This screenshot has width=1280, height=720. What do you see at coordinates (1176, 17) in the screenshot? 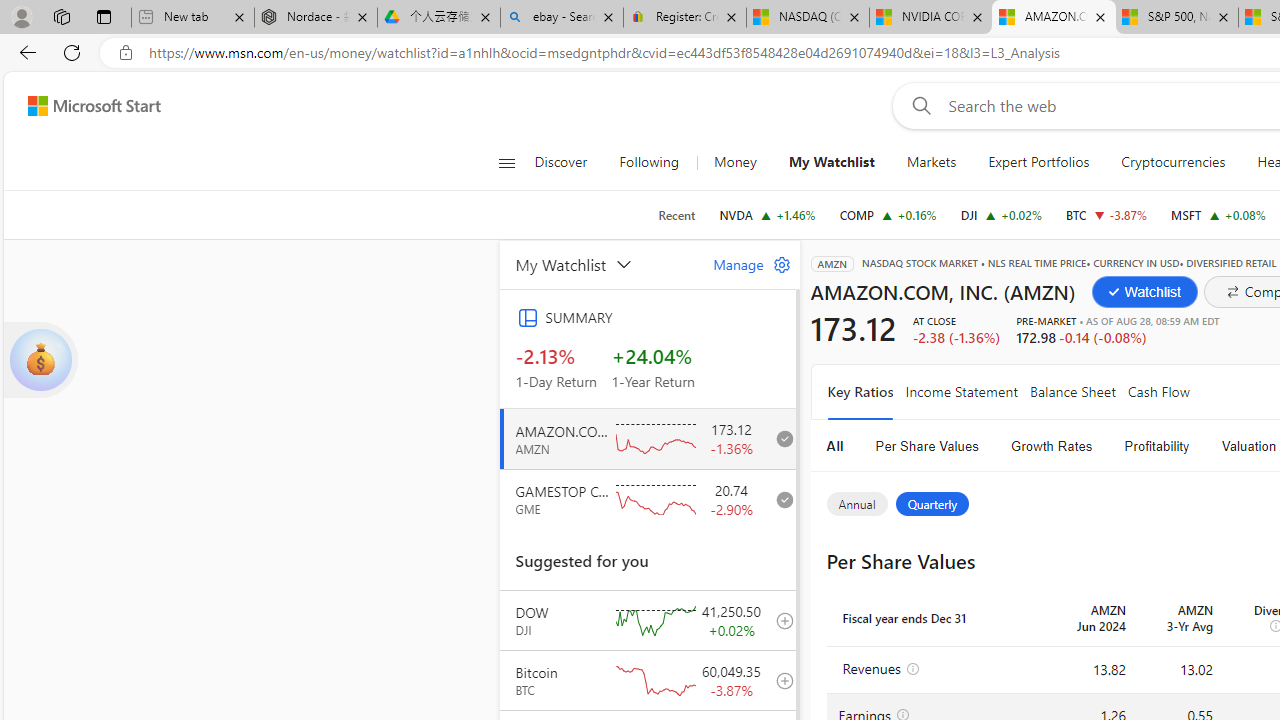
I see `'S&P 500, Nasdaq end lower, weighed by Nvidia dip | Watch'` at bounding box center [1176, 17].